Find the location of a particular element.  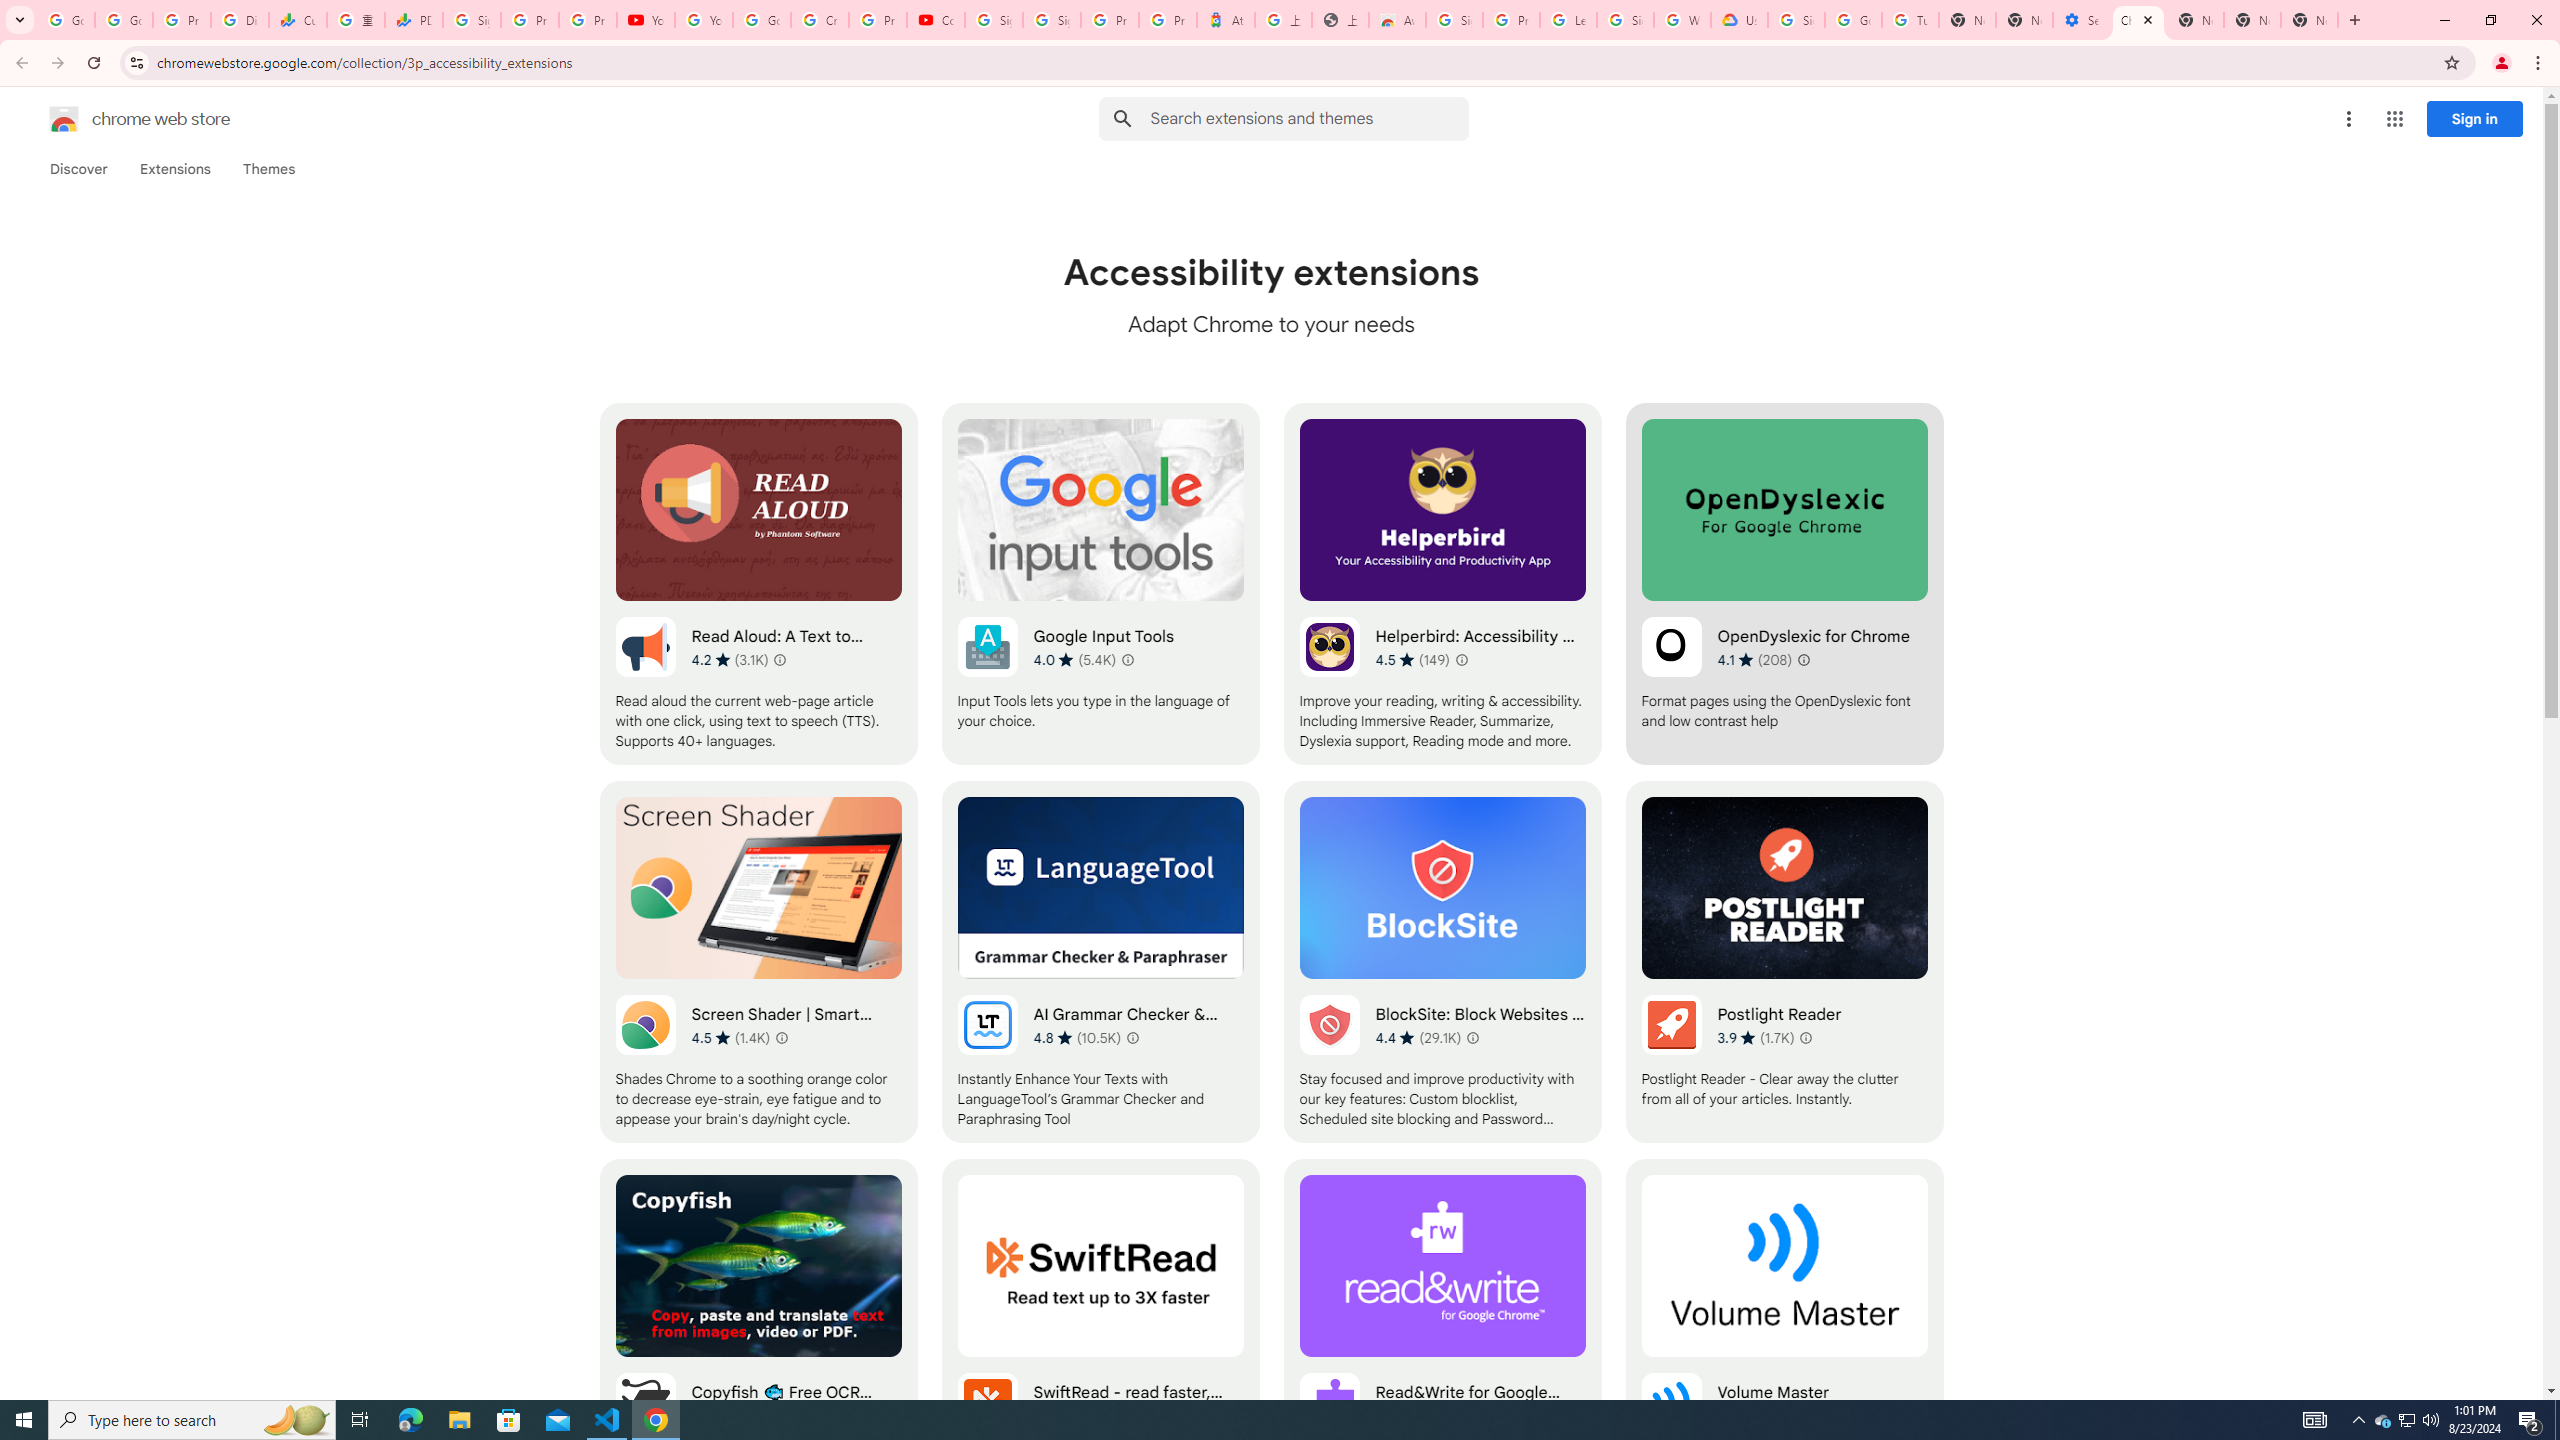

'Who are Google' is located at coordinates (1683, 19).